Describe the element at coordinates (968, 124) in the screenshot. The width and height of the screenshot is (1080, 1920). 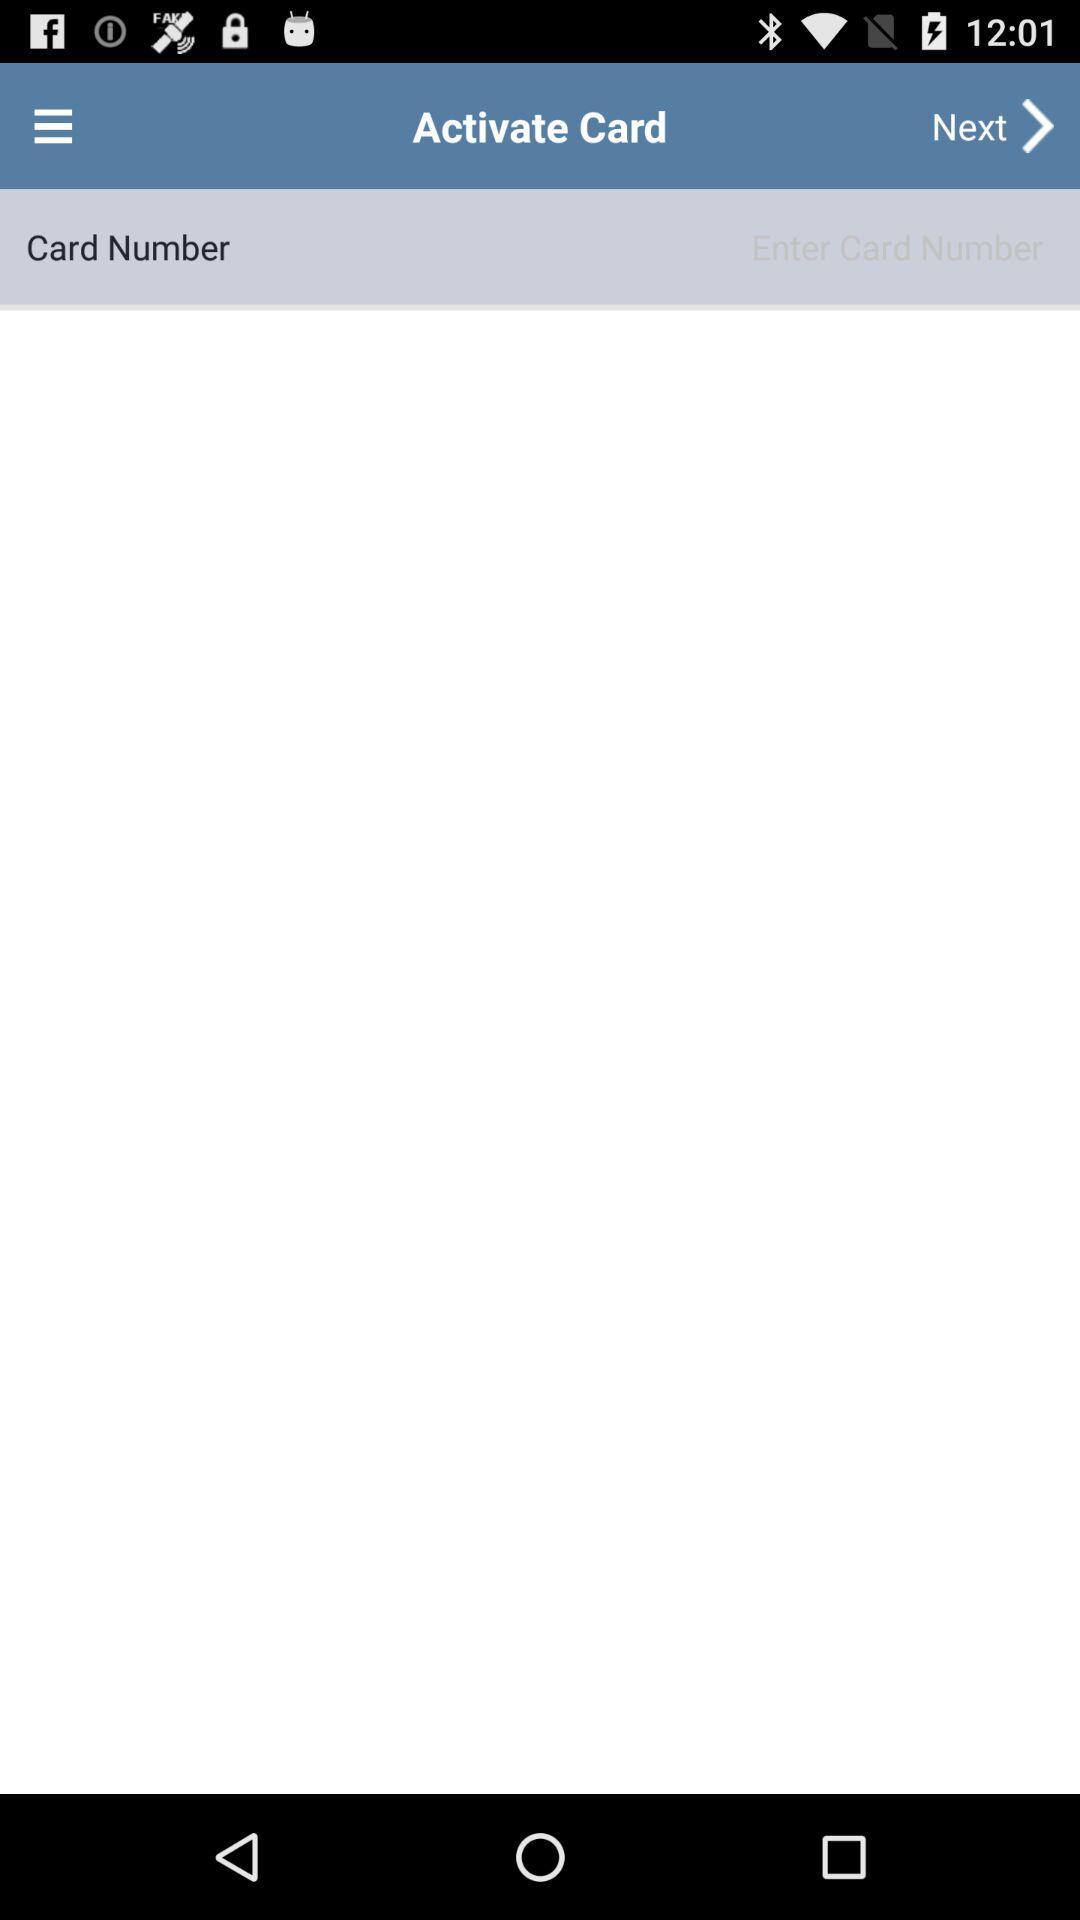
I see `icon at the top right corner` at that location.